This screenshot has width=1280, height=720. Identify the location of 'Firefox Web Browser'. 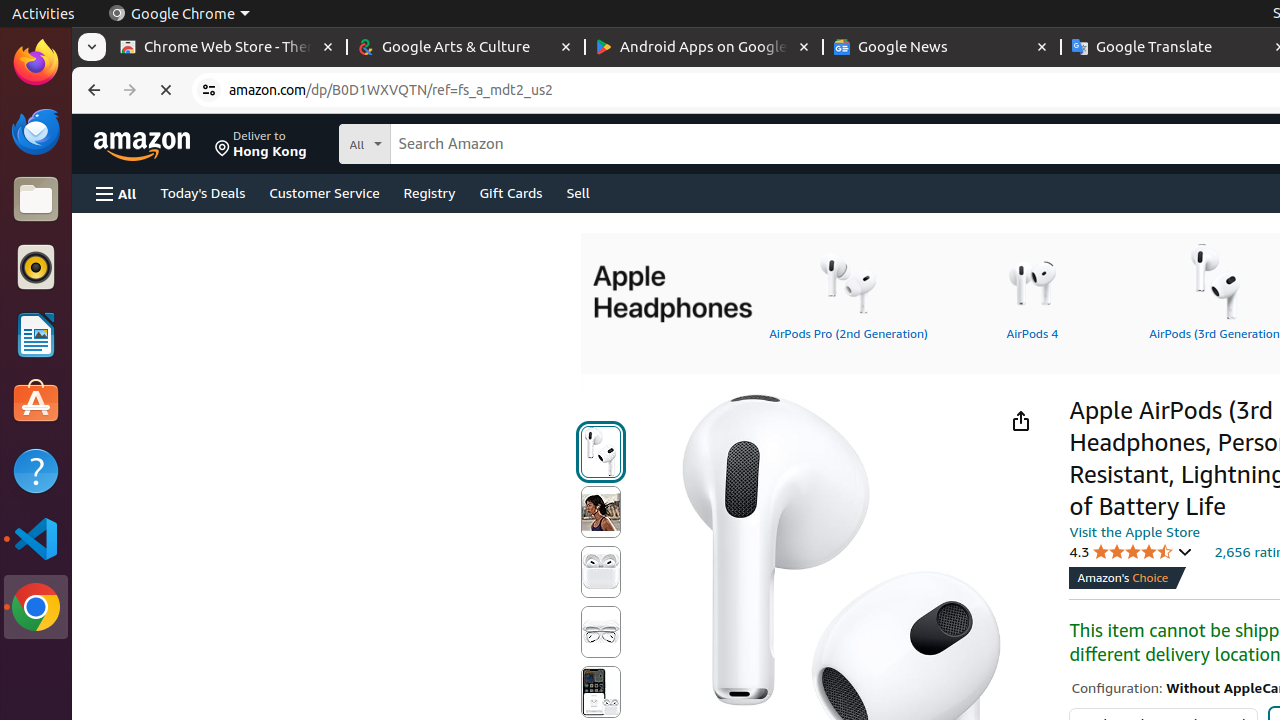
(35, 61).